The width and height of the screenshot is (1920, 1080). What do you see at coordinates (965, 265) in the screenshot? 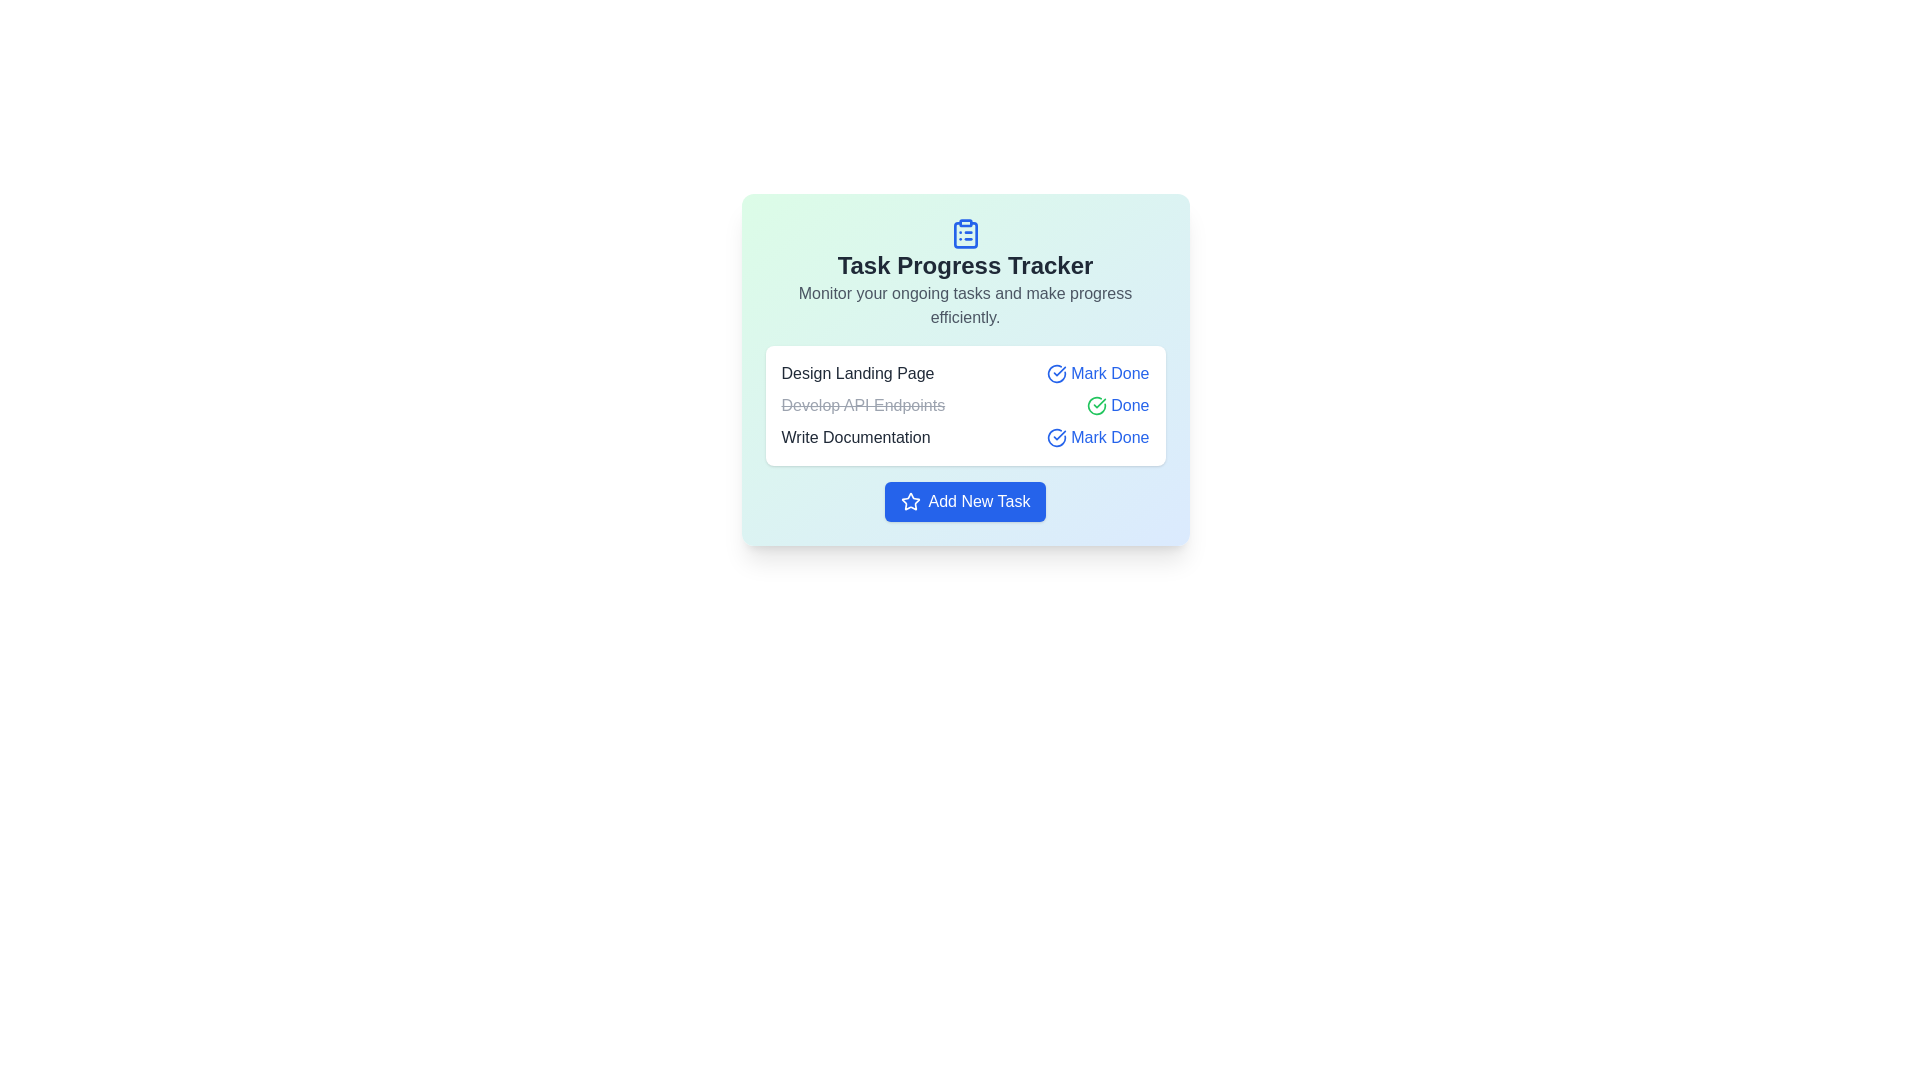
I see `the heading text that labels the task tracking and progress management section, located centrally below a blue clipboard icon` at bounding box center [965, 265].